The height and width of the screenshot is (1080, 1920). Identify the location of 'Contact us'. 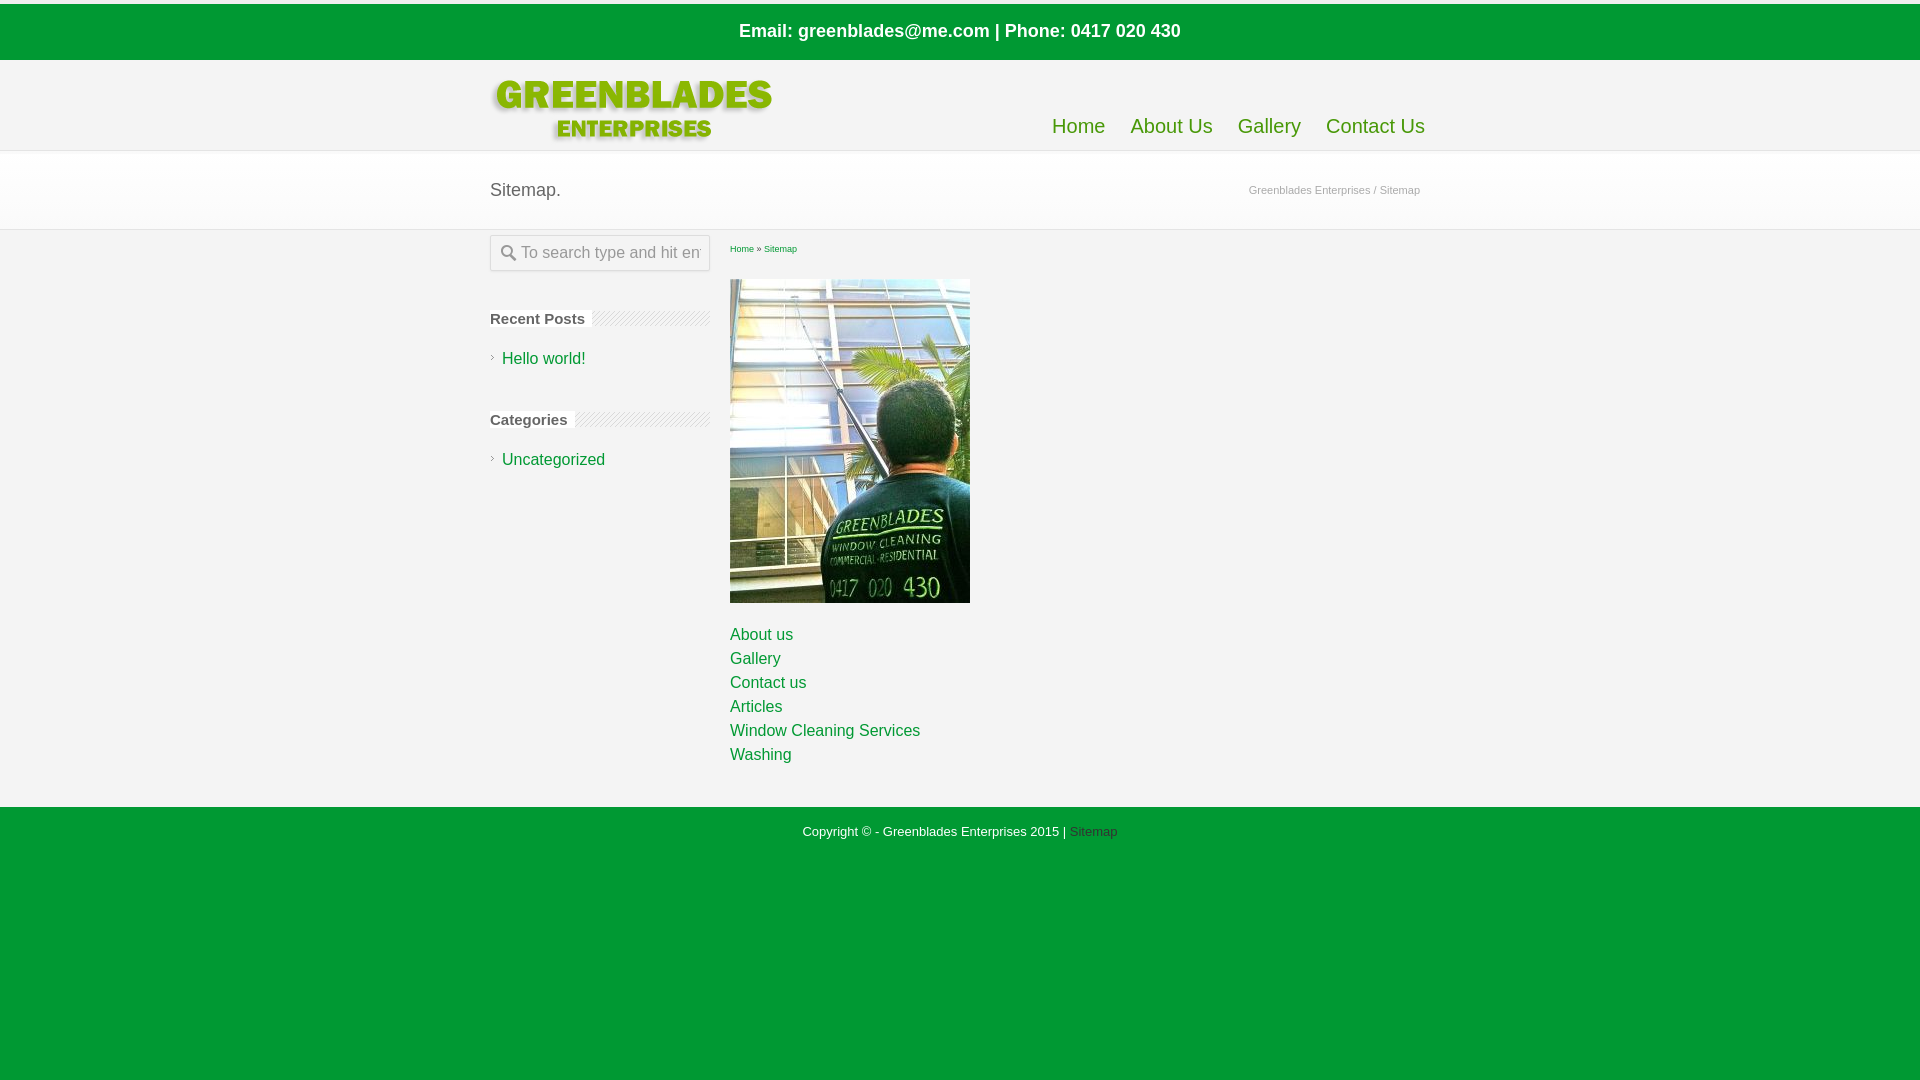
(728, 681).